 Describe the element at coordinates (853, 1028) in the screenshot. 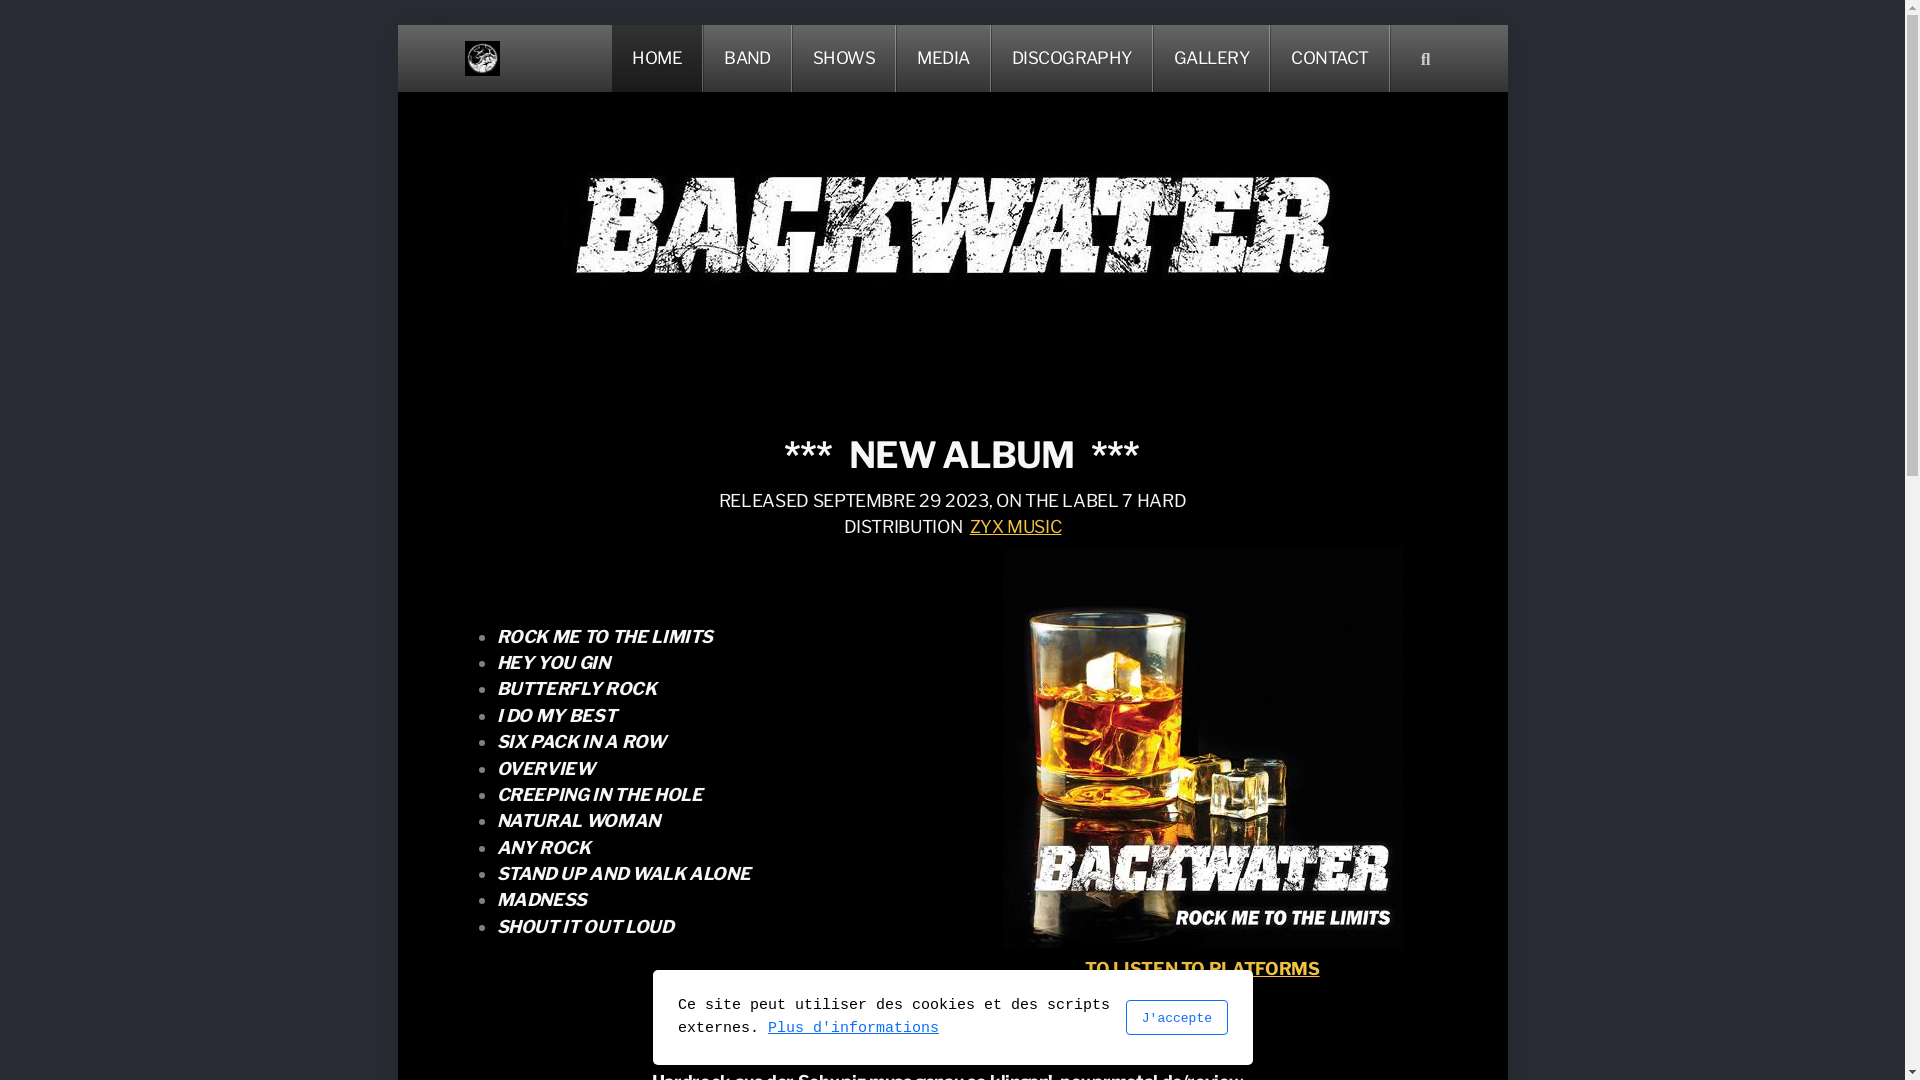

I see `'Plus d'informations'` at that location.